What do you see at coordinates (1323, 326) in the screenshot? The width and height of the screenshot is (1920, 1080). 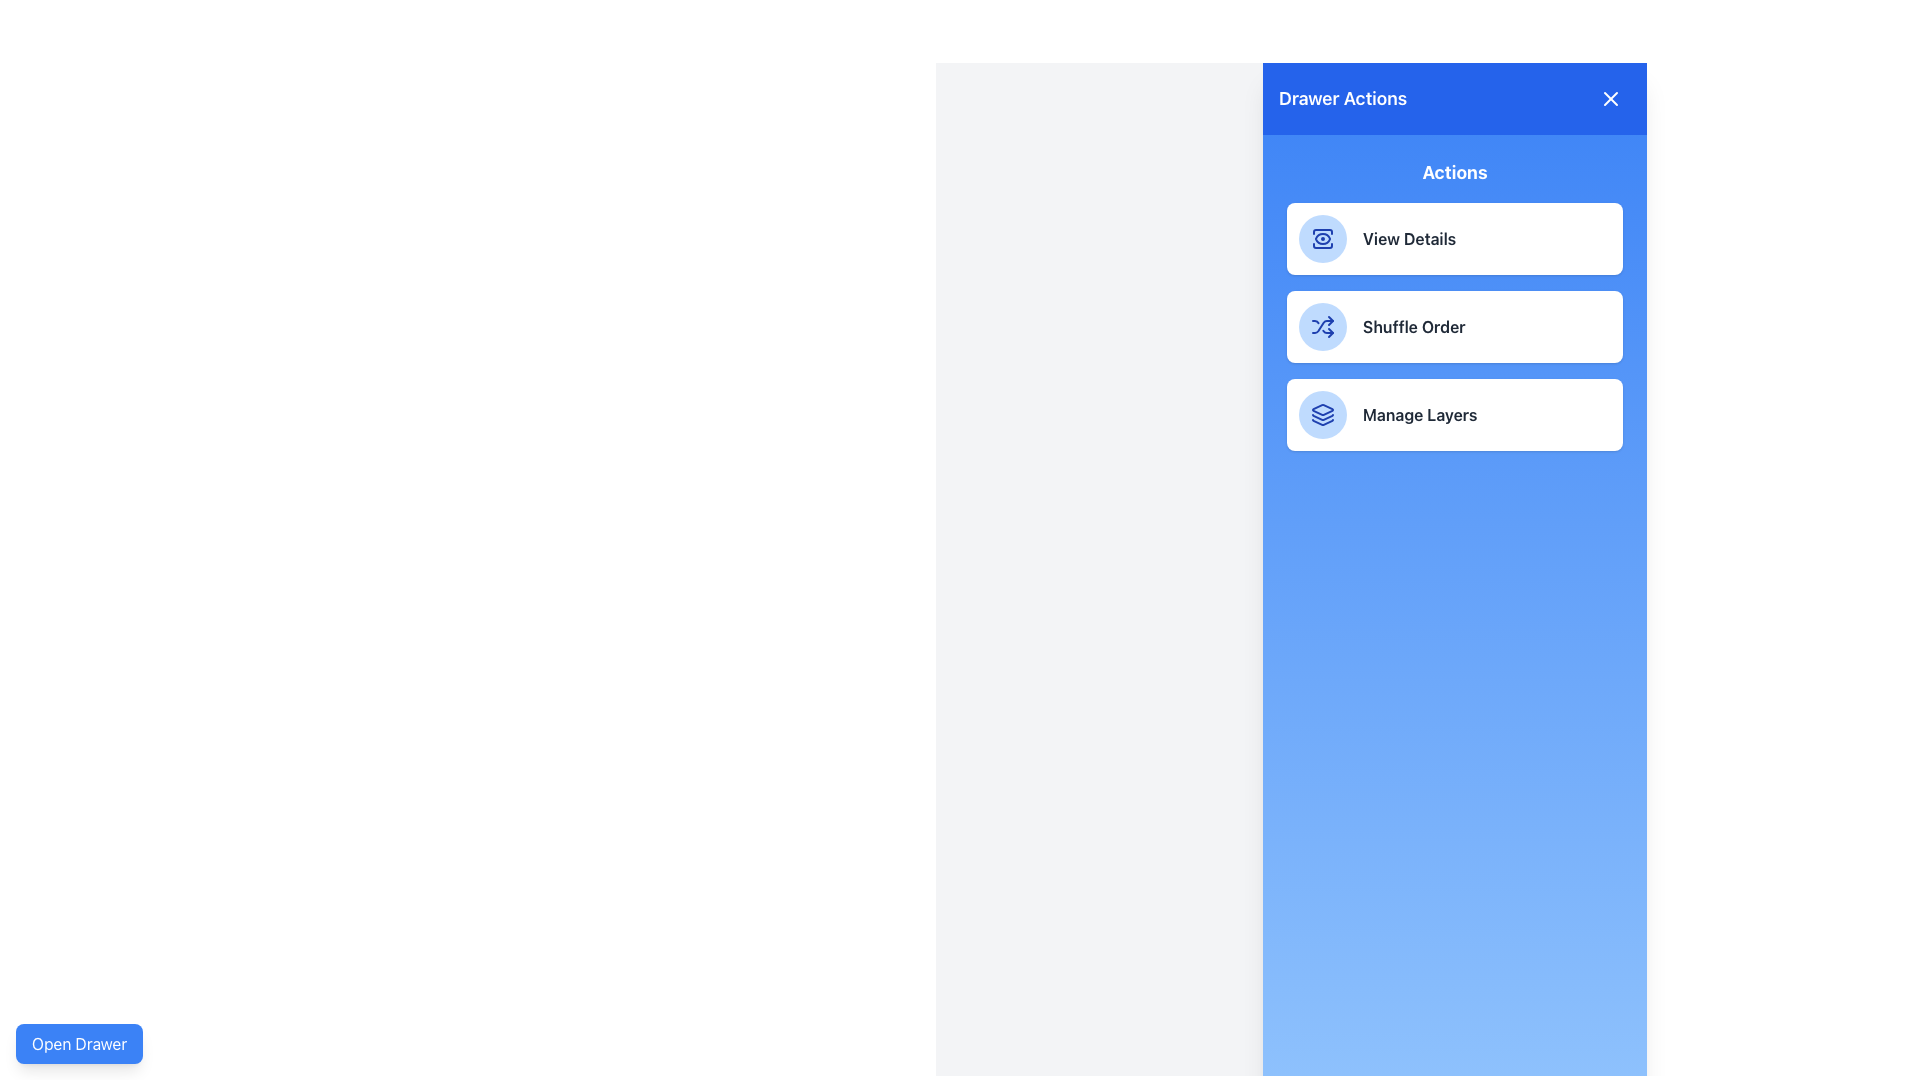 I see `the Shuffle Order button located in the right-side drawer under the header 'Drawer Actions.' This button serves as a visual indicator for a shuffle-related action` at bounding box center [1323, 326].